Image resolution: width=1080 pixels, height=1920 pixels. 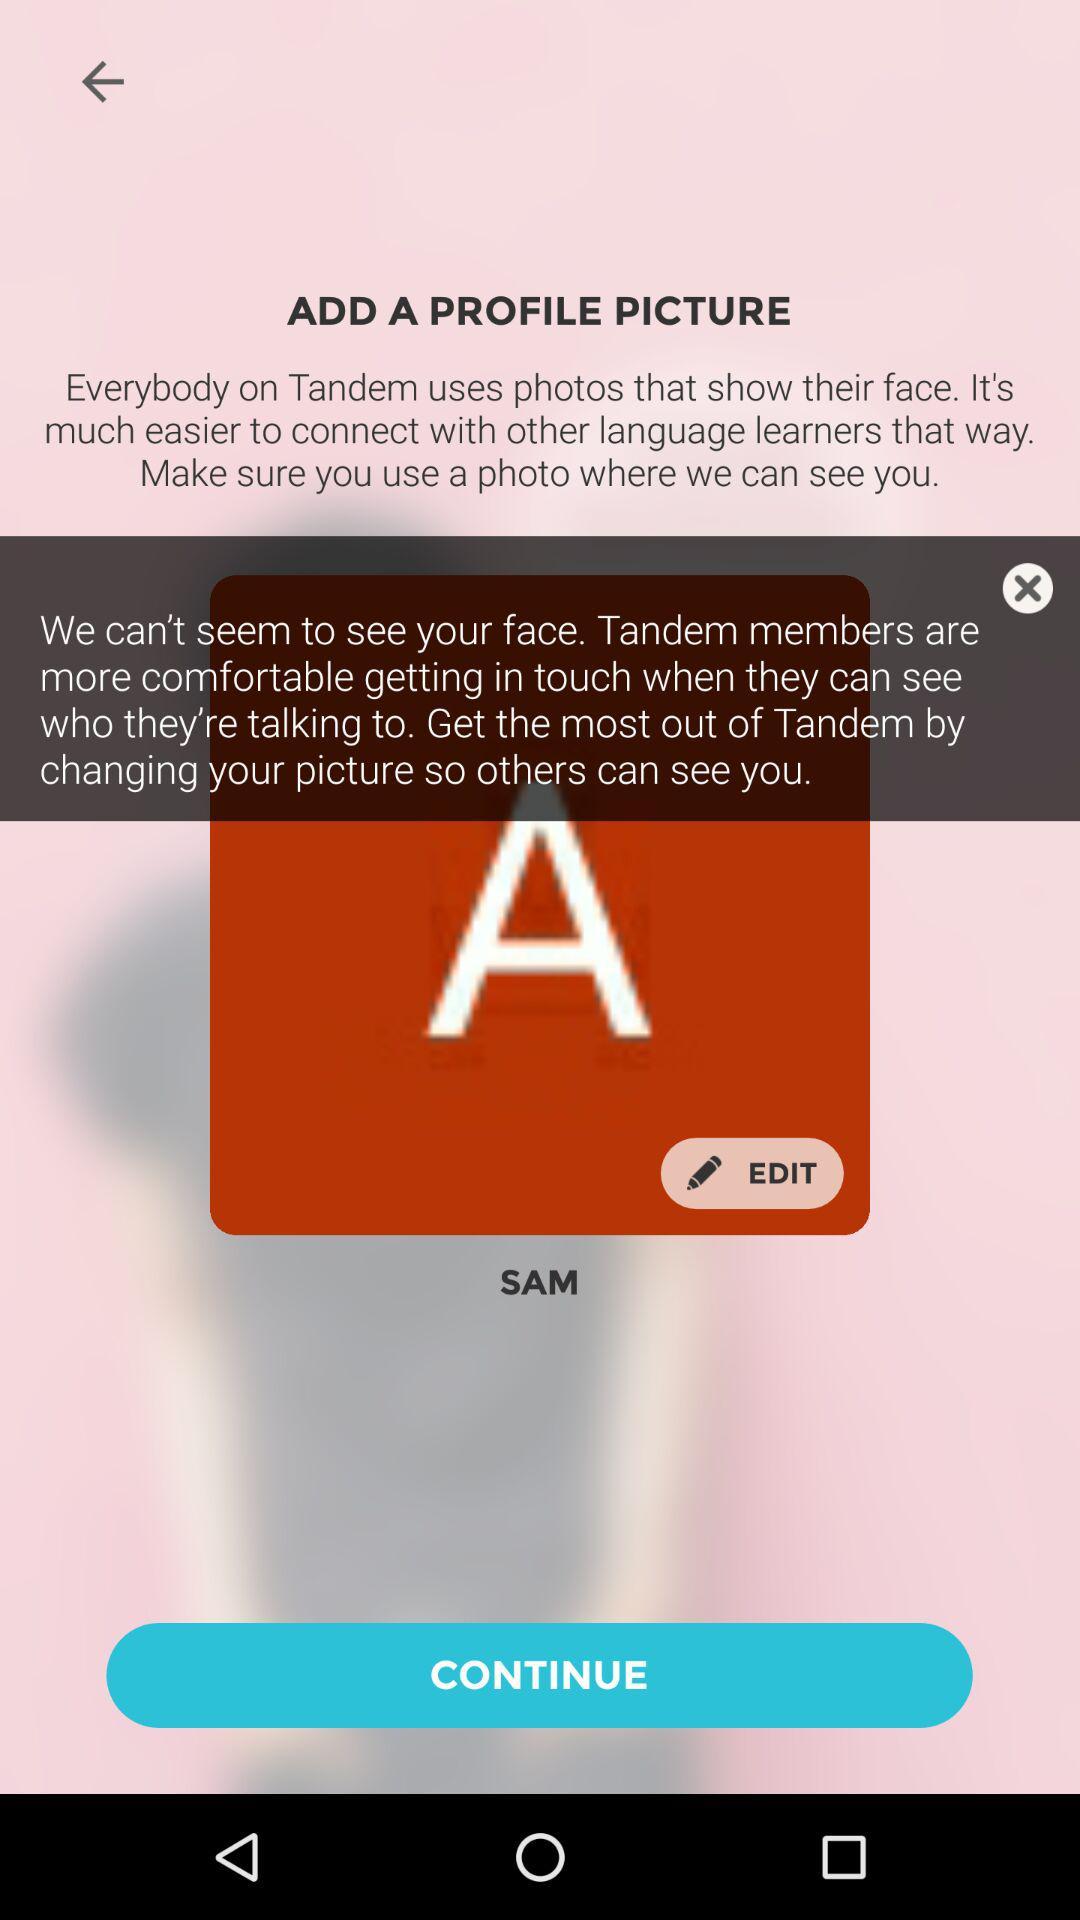 What do you see at coordinates (538, 1675) in the screenshot?
I see `the continue item` at bounding box center [538, 1675].